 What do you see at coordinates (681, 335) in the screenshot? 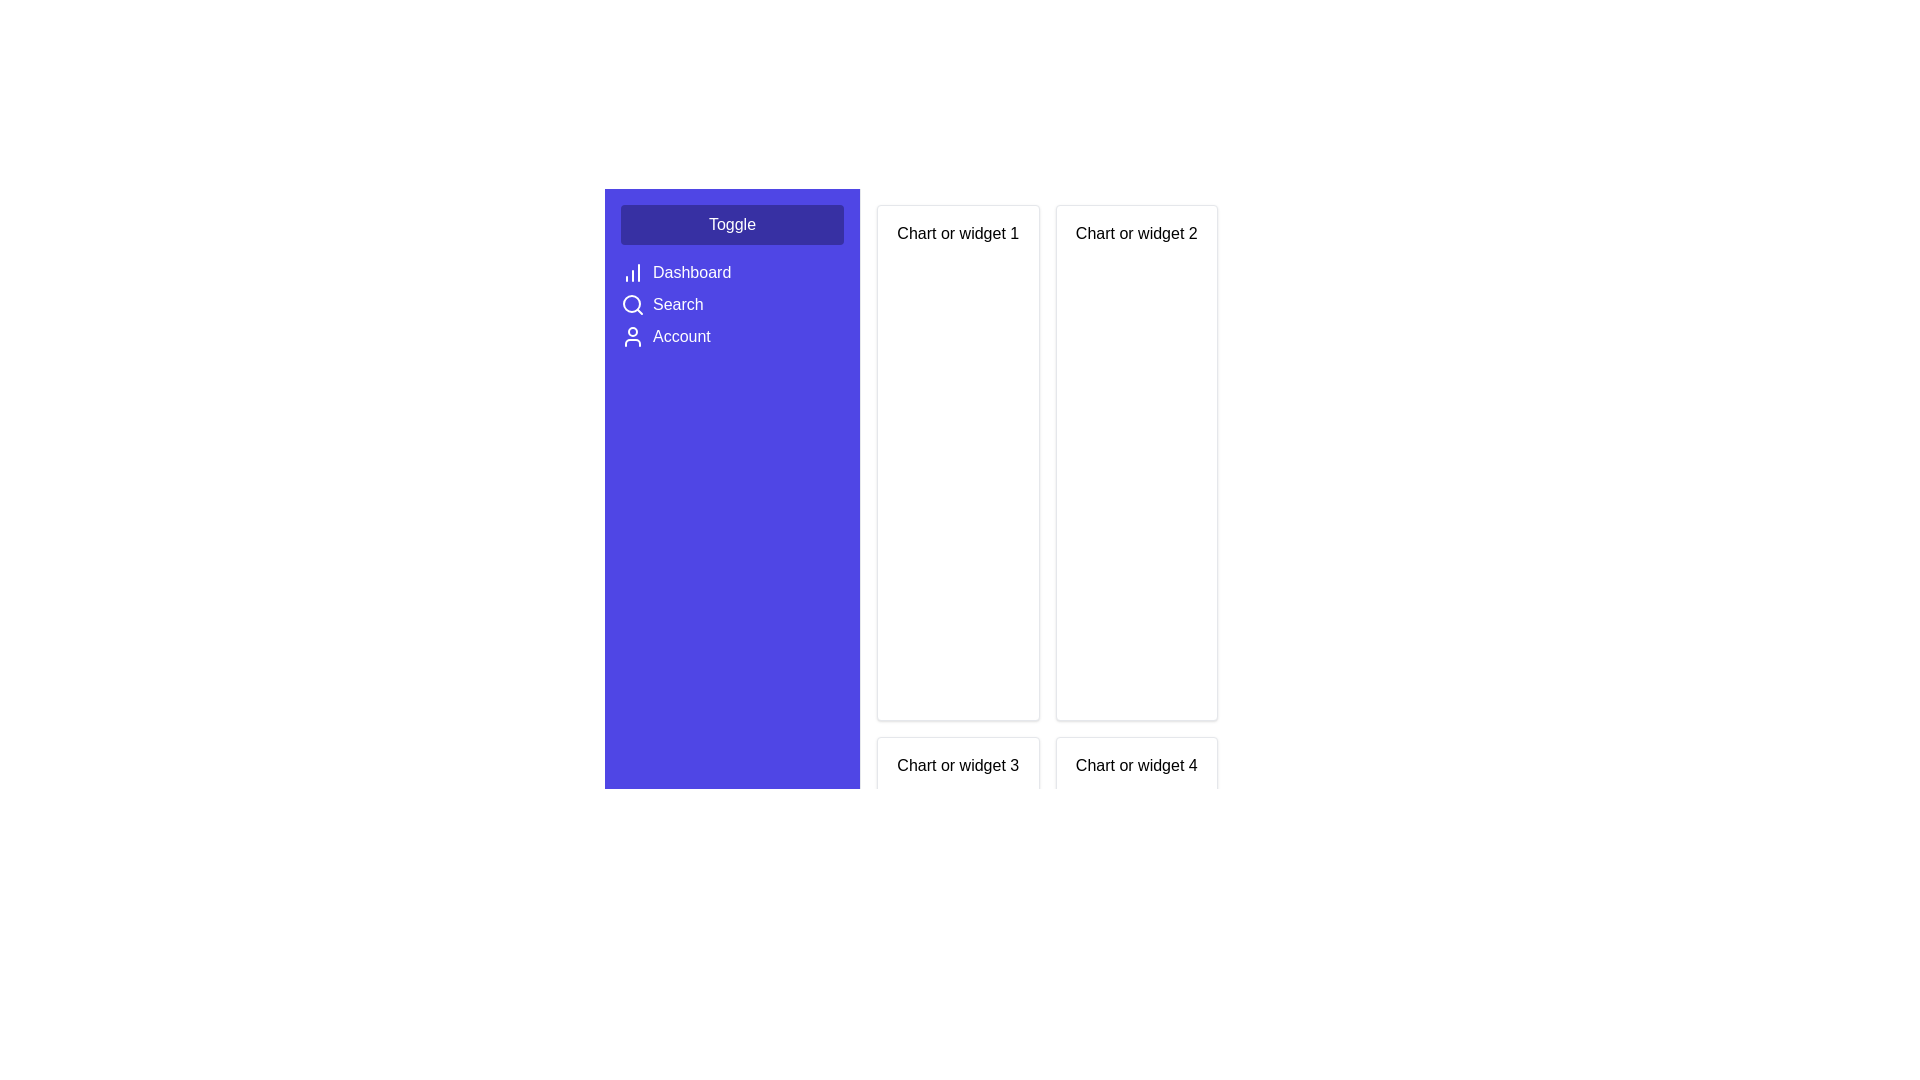
I see `the 'Account' text label in the vertical navigation panel` at bounding box center [681, 335].